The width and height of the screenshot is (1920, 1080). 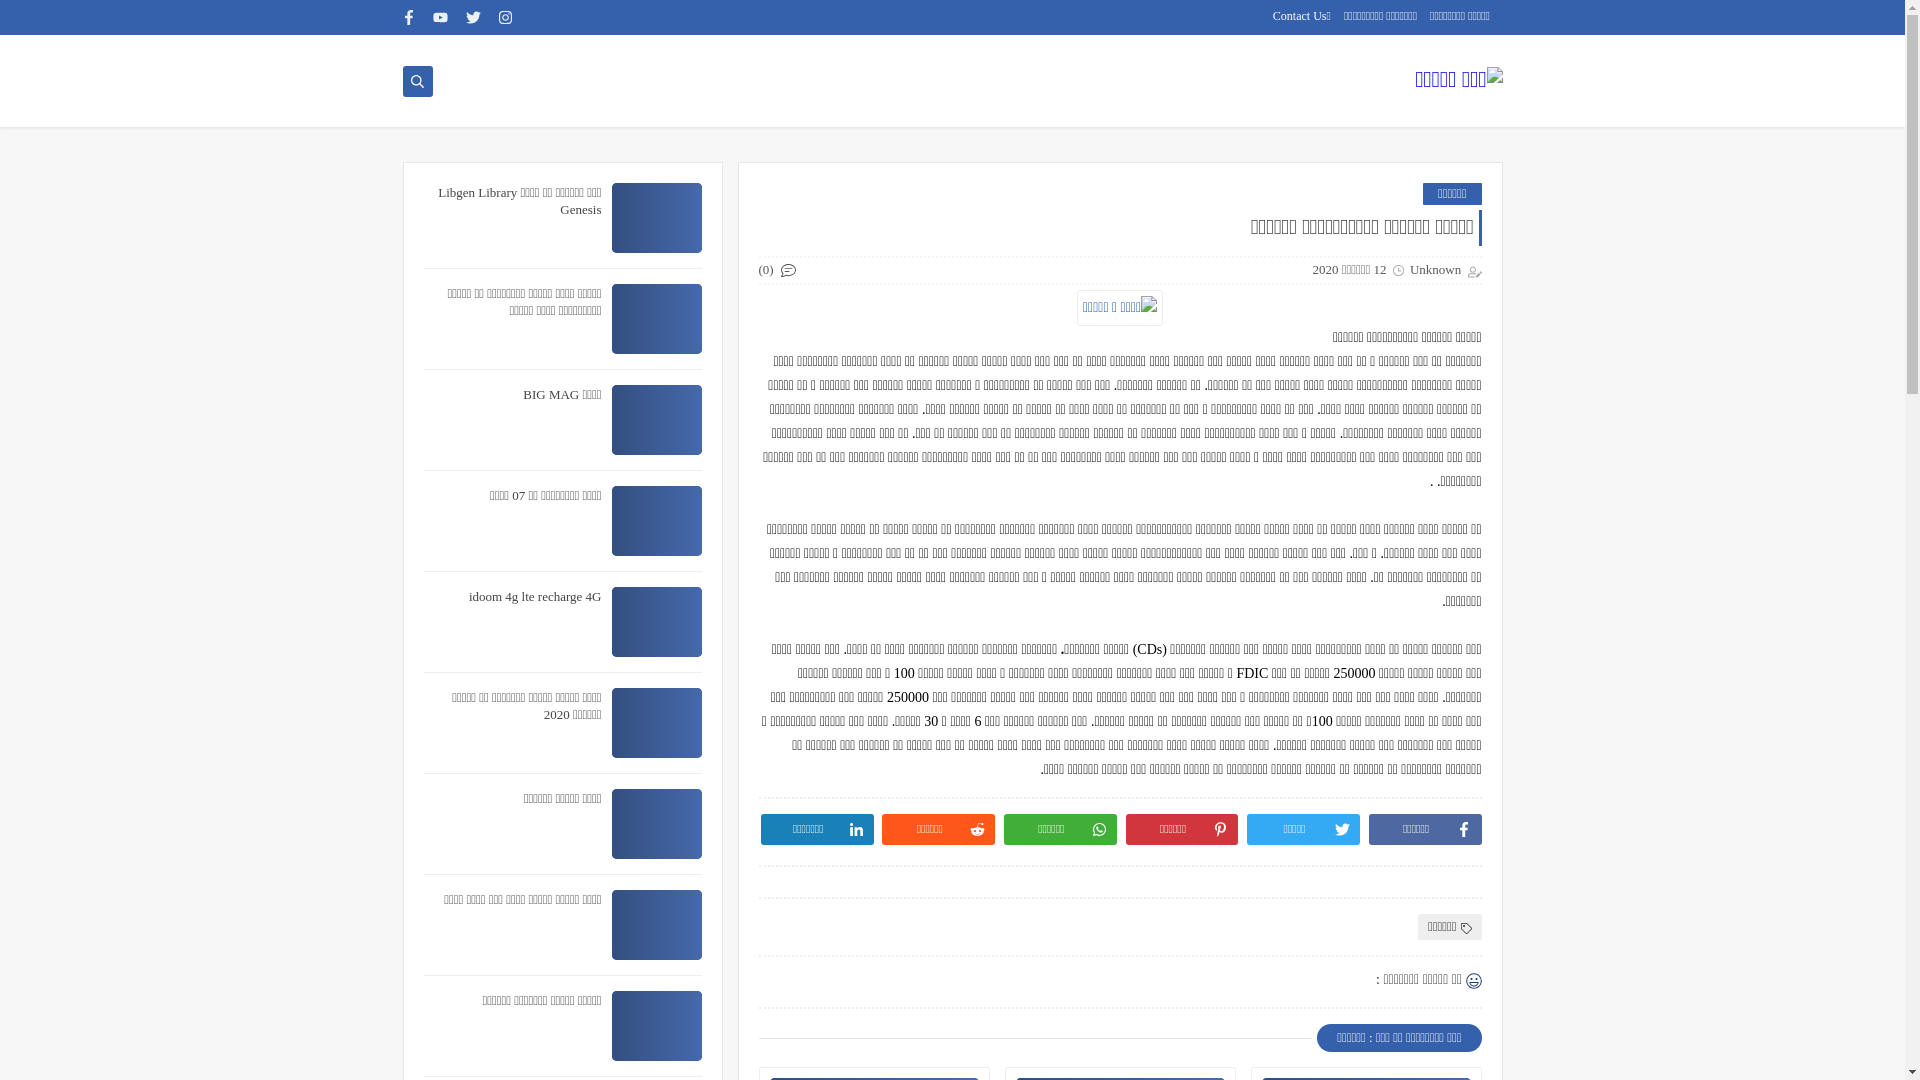 What do you see at coordinates (439, 17) in the screenshot?
I see `'youtube'` at bounding box center [439, 17].